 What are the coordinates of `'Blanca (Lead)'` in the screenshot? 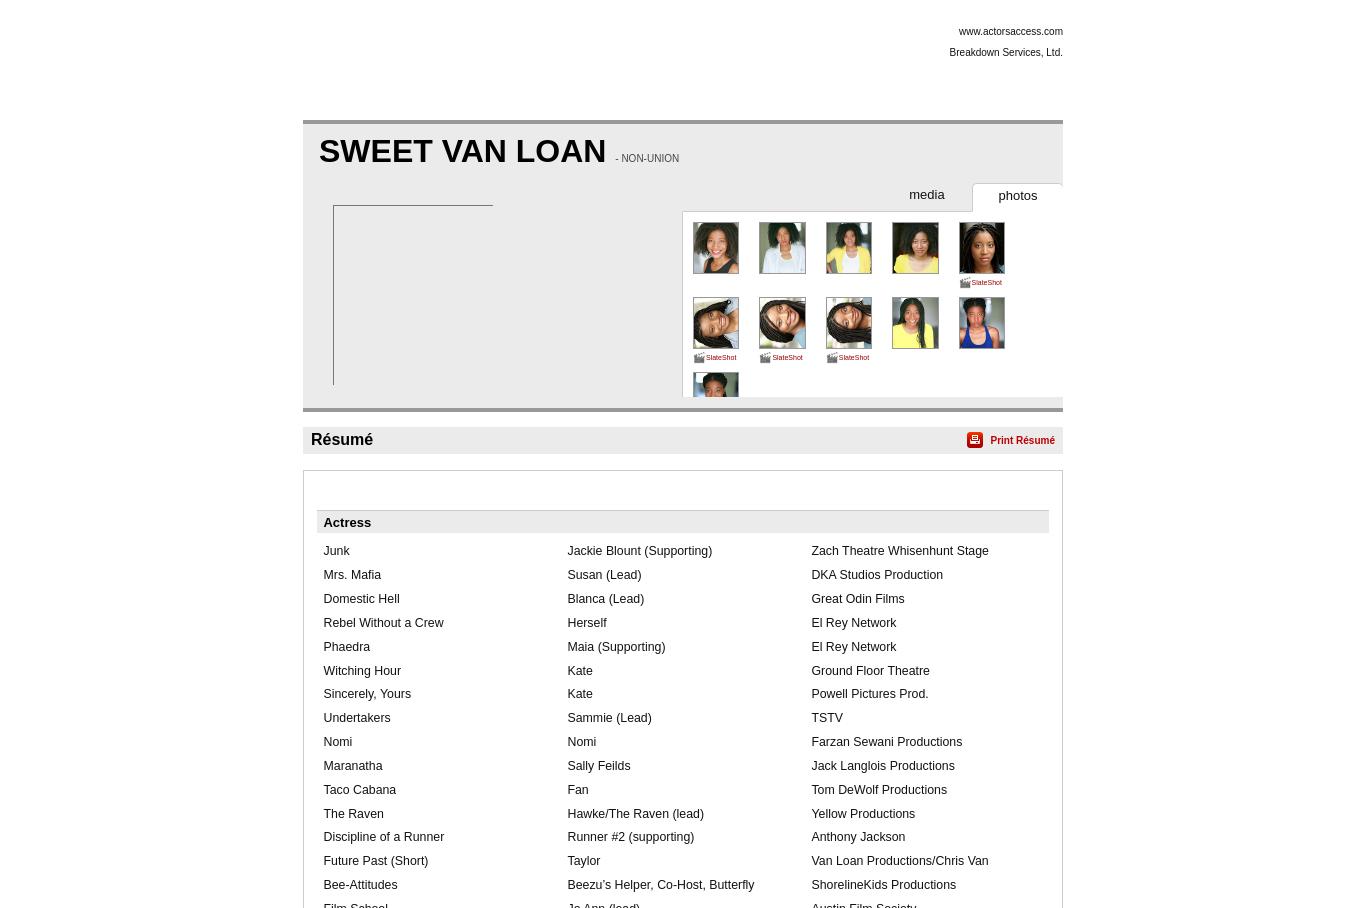 It's located at (604, 599).